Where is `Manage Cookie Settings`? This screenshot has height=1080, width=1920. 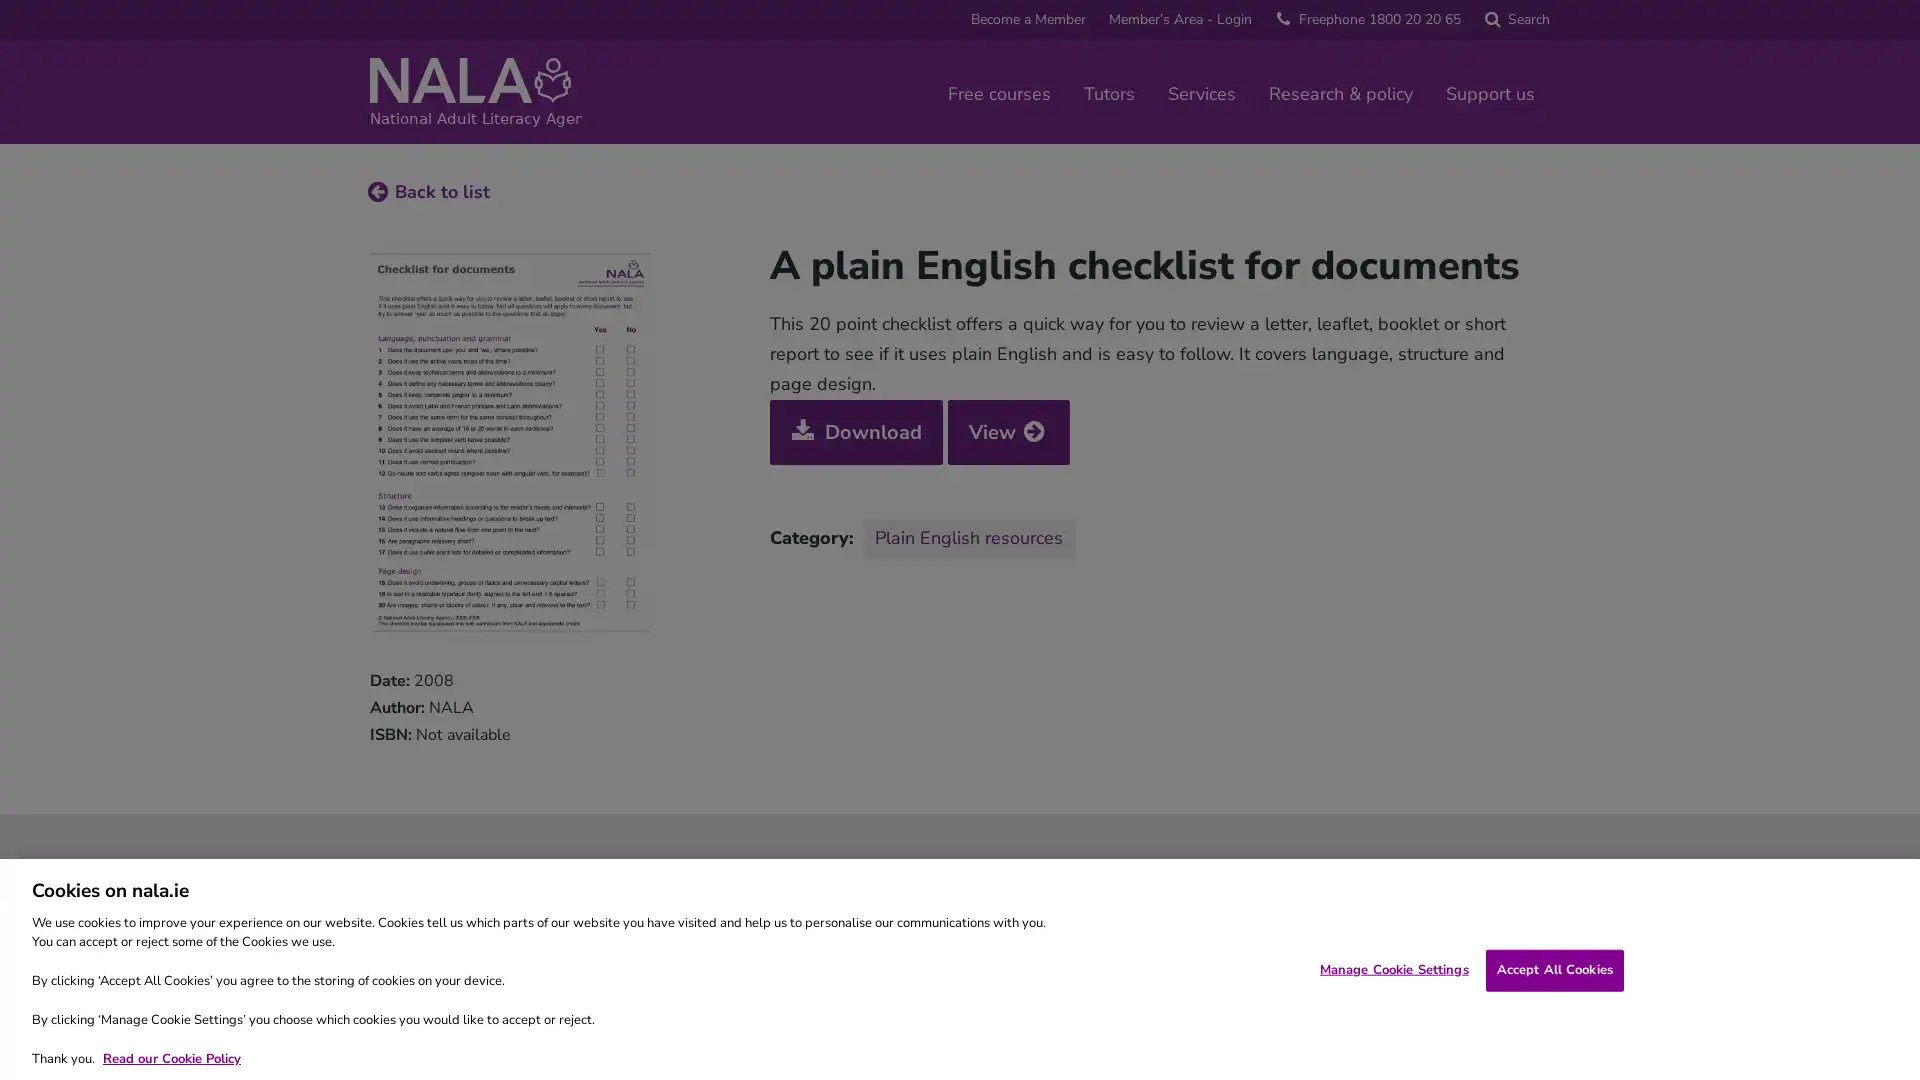
Manage Cookie Settings is located at coordinates (1392, 969).